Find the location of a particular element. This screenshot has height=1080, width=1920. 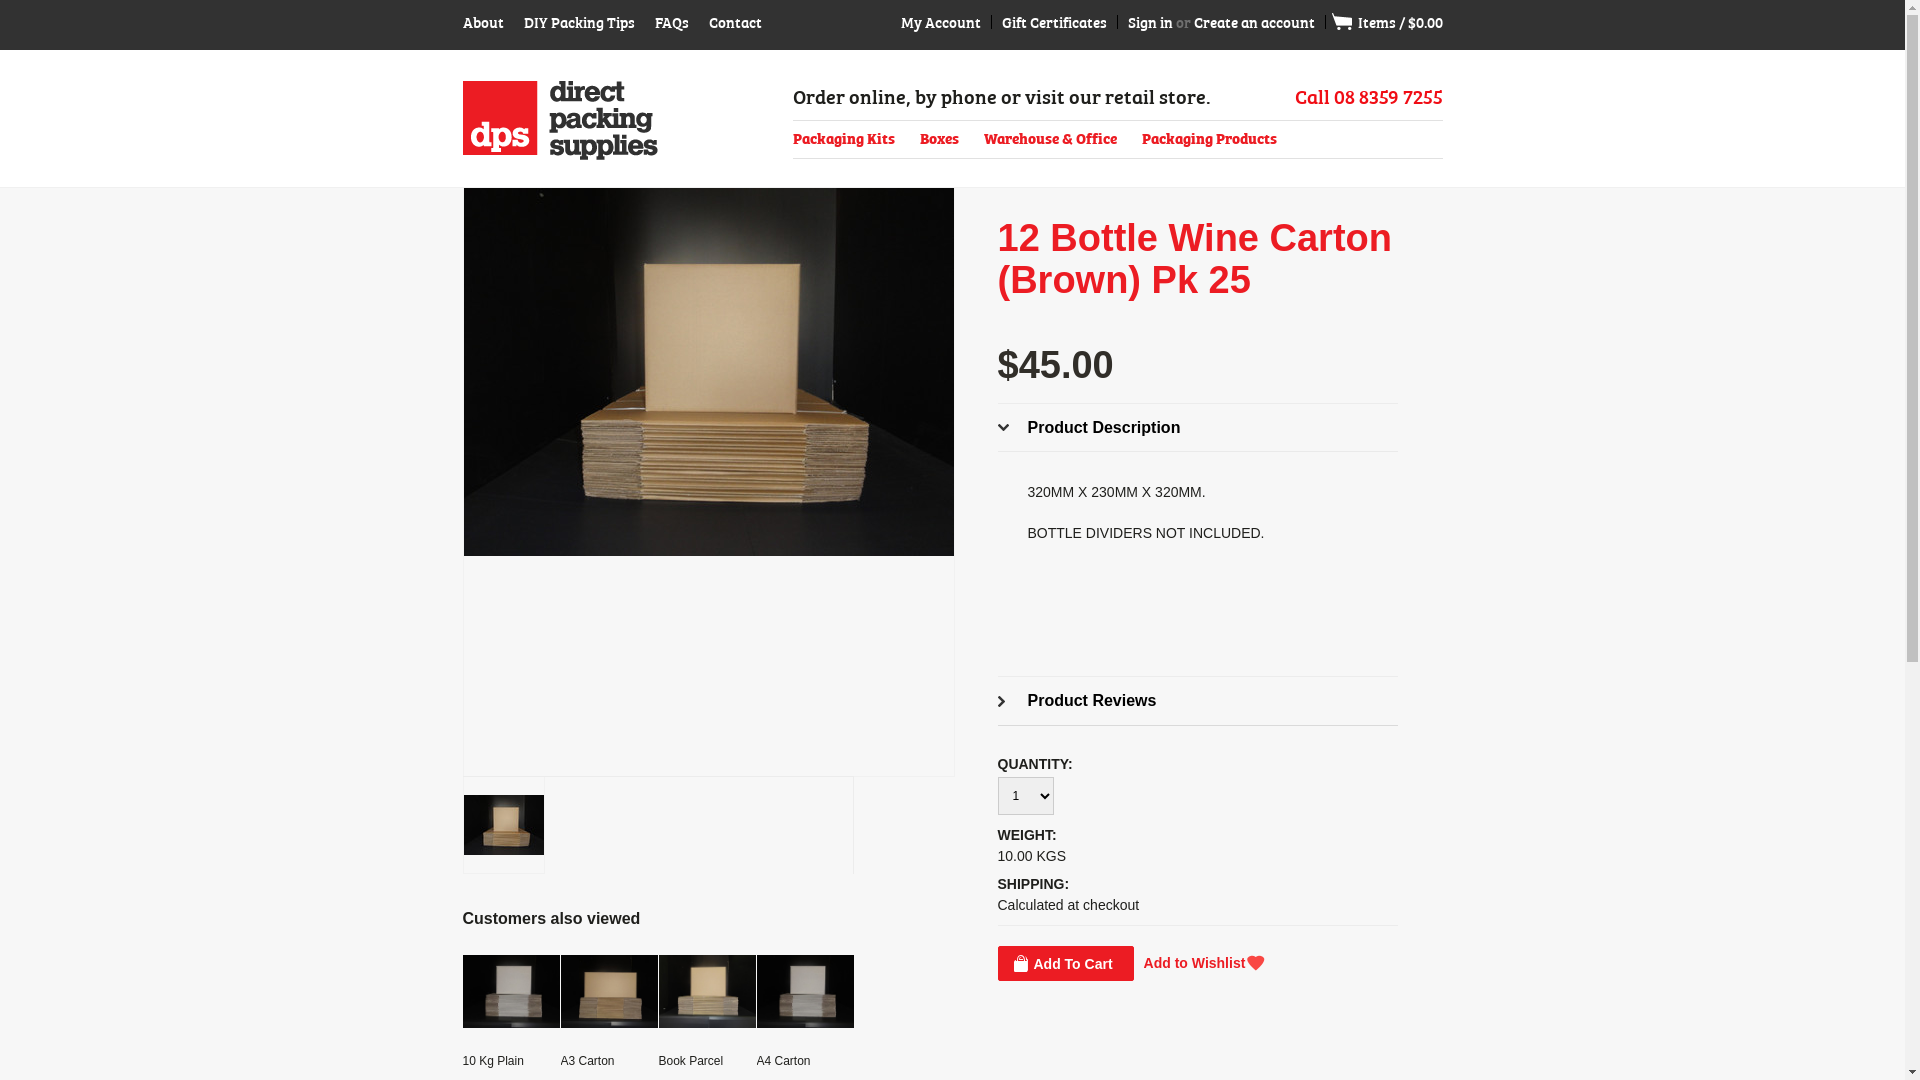

'Packaging Kits' is located at coordinates (843, 136).